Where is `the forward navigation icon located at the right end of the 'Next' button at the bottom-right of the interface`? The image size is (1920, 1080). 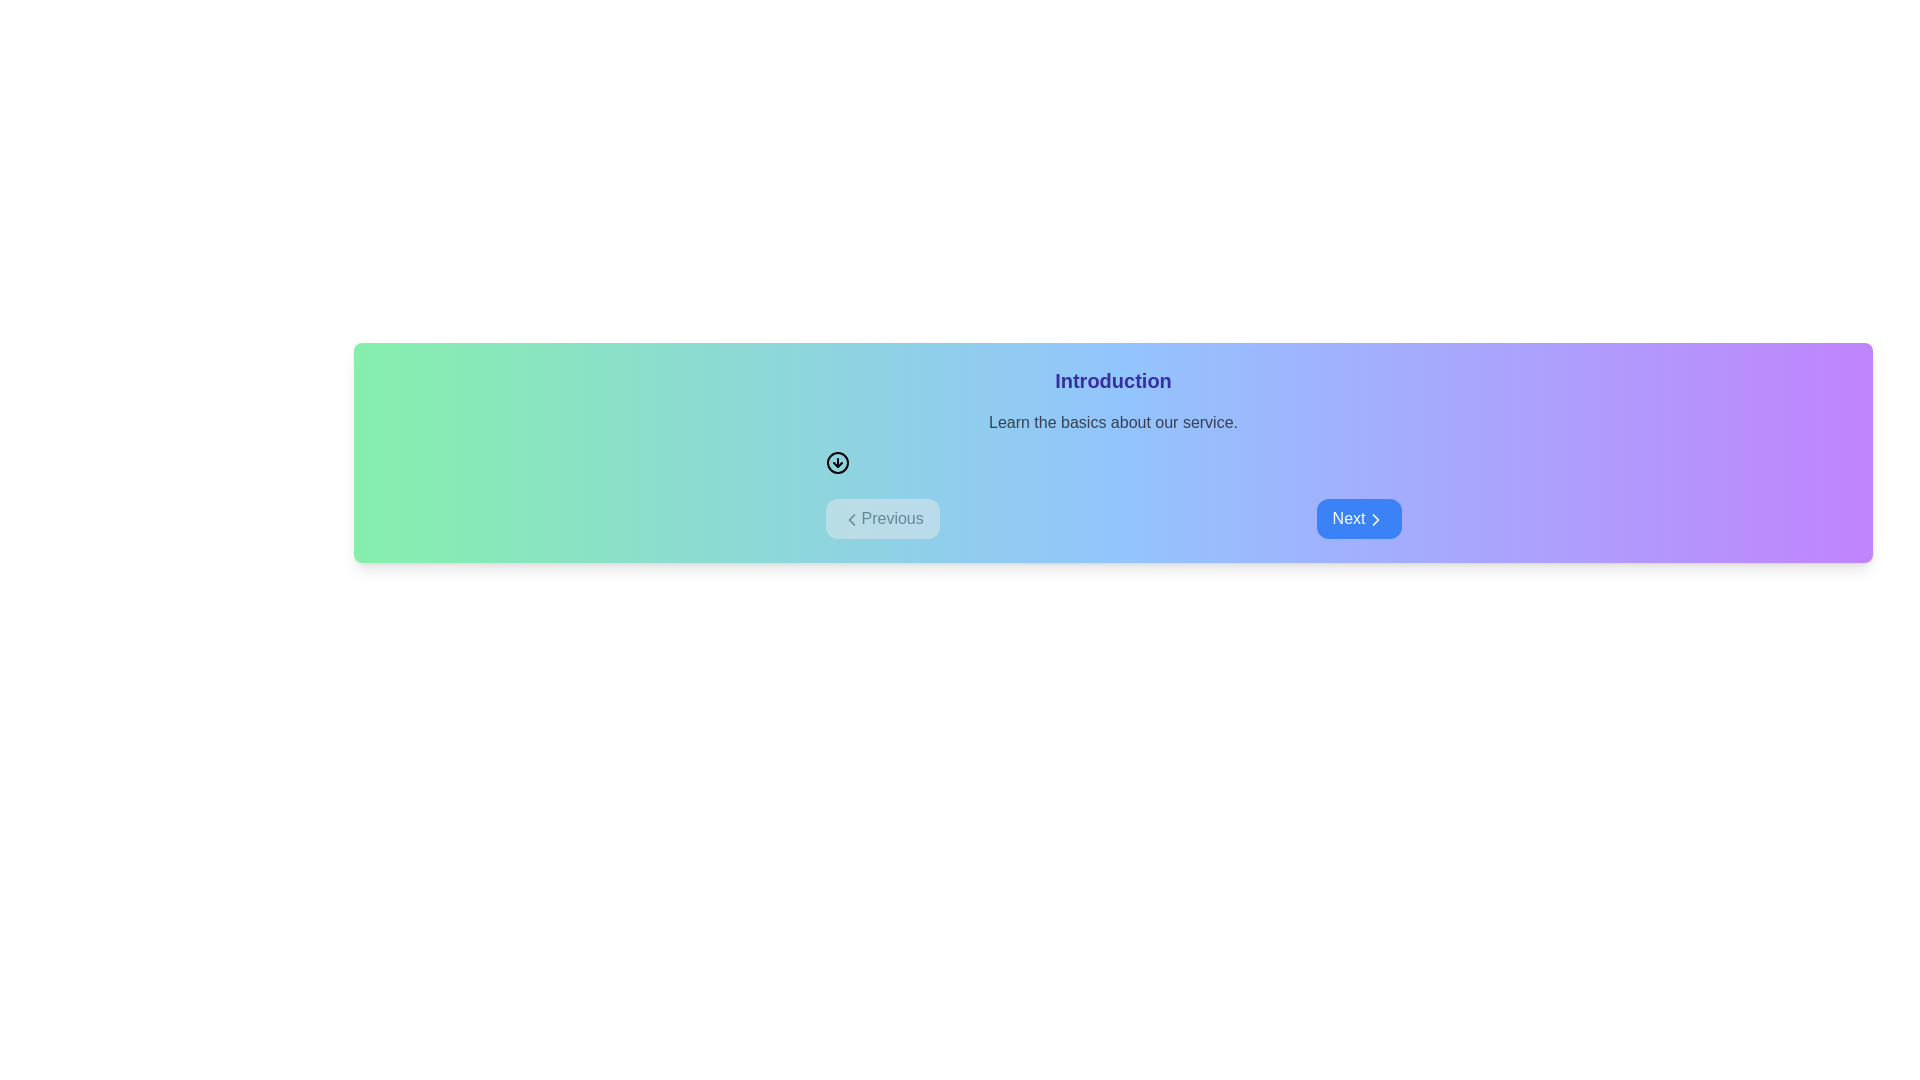 the forward navigation icon located at the right end of the 'Next' button at the bottom-right of the interface is located at coordinates (1374, 518).